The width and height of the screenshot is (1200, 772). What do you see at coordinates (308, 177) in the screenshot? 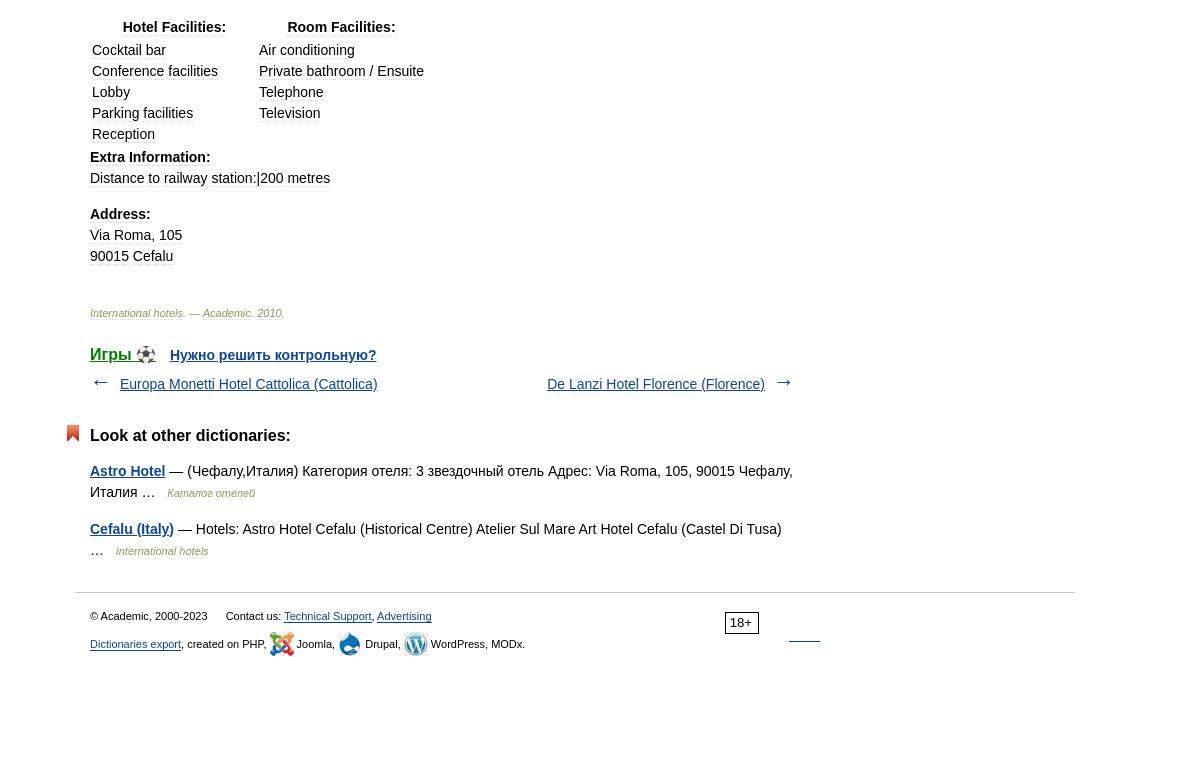
I see `'metres'` at bounding box center [308, 177].